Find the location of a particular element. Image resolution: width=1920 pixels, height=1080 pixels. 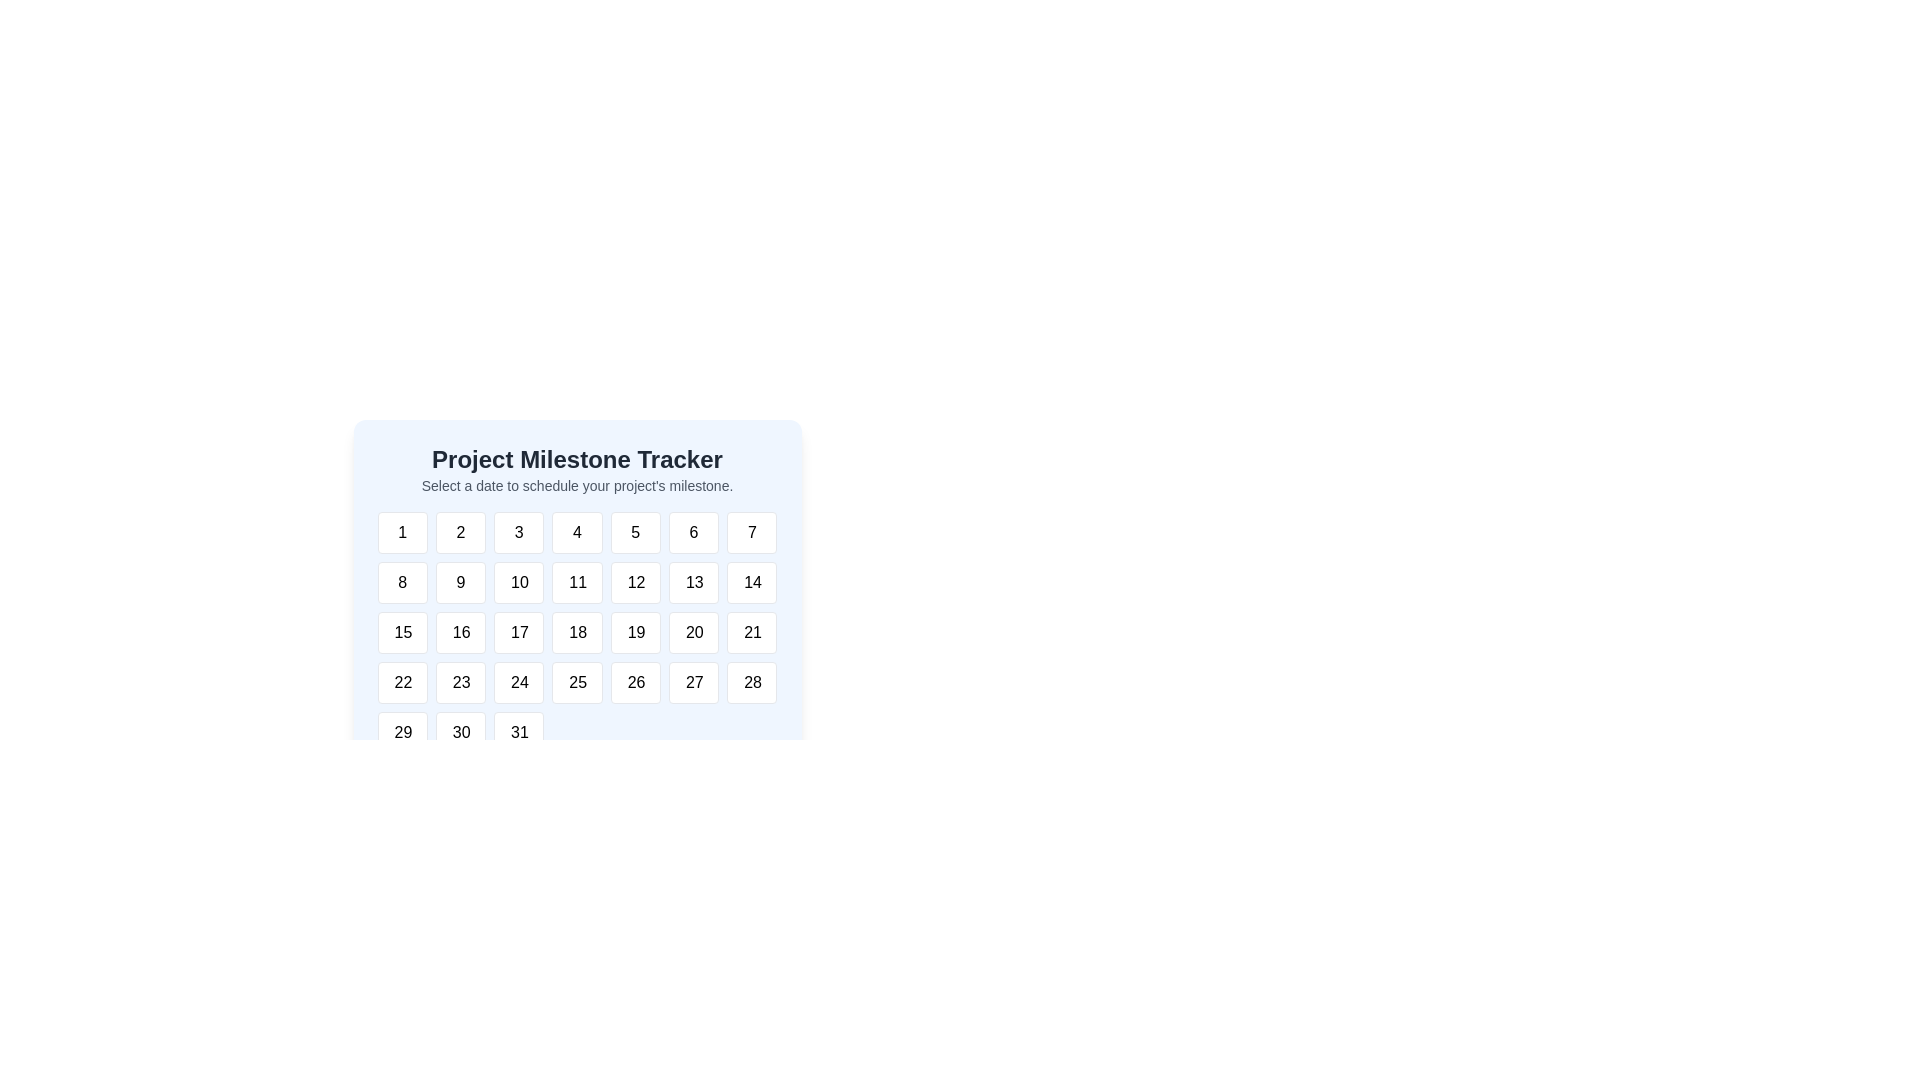

the button representing the fourteenth day in a calendar grid is located at coordinates (751, 582).